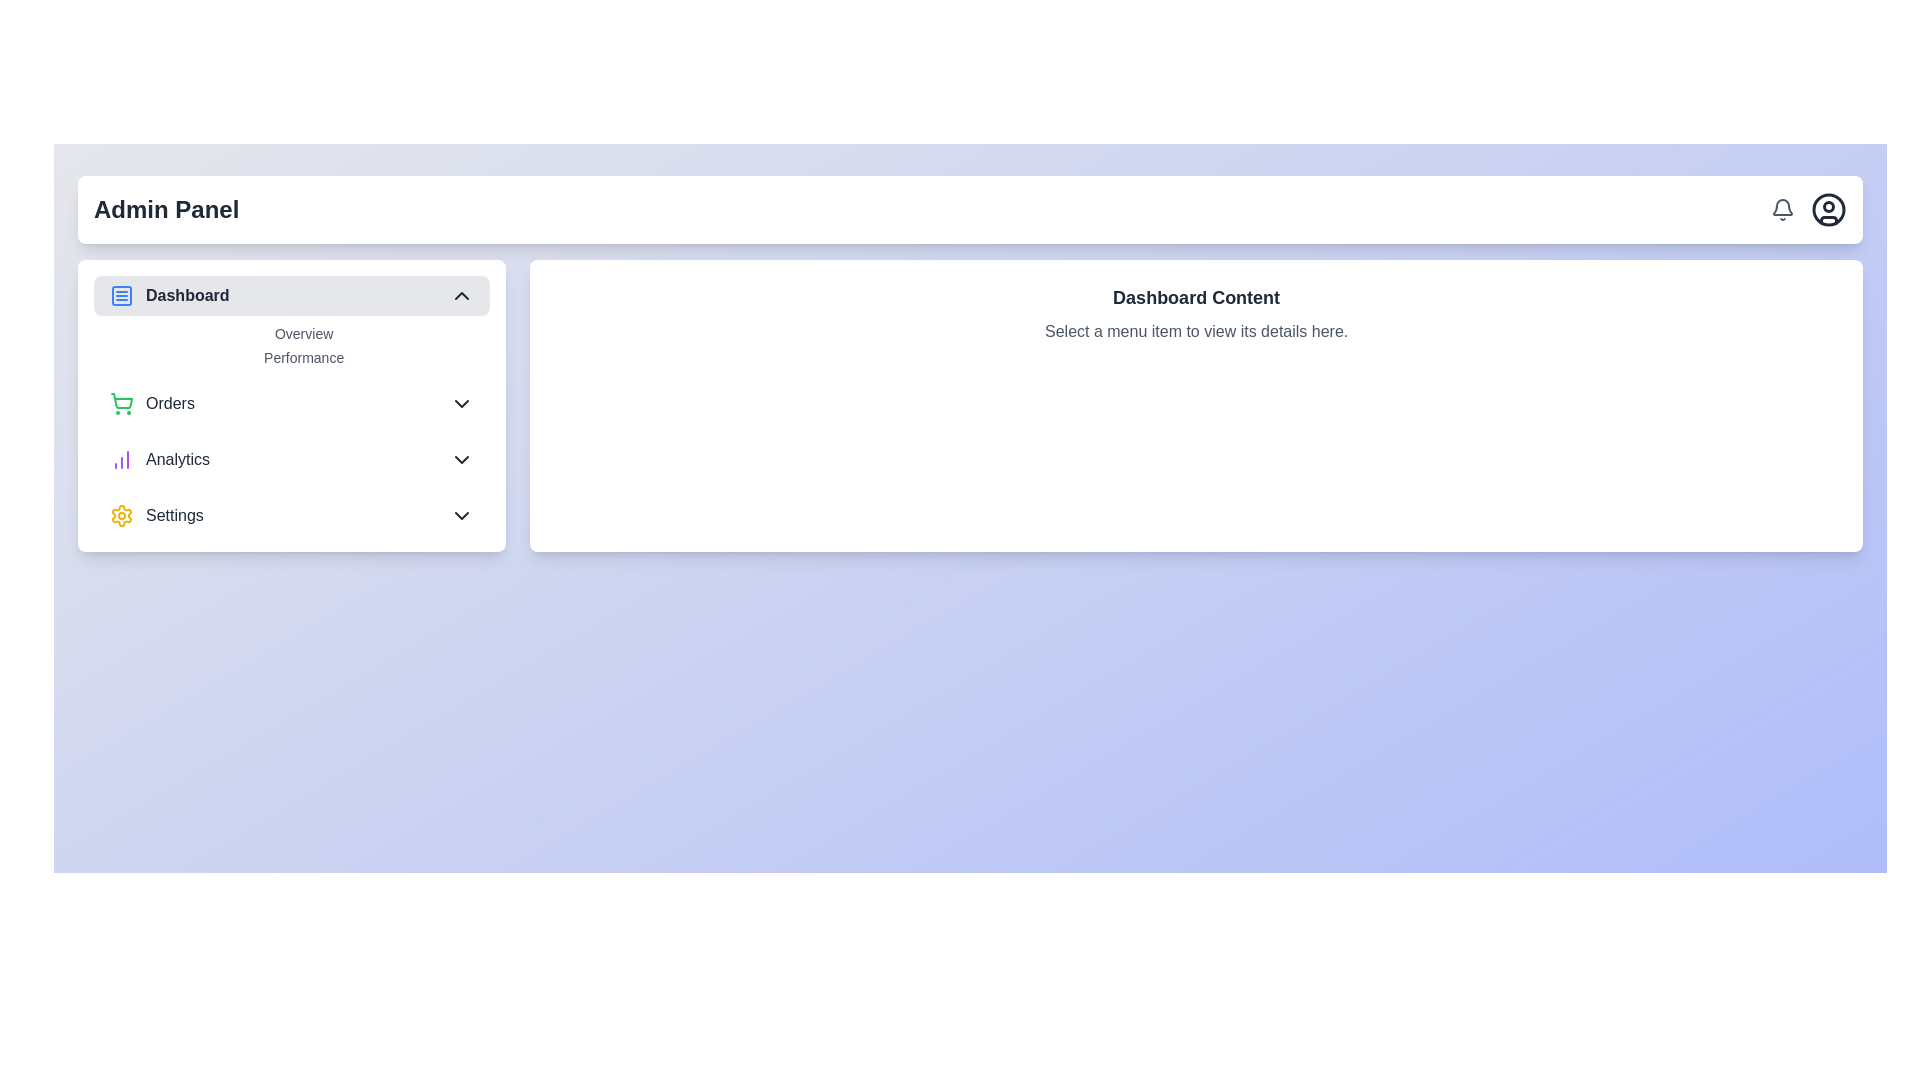 This screenshot has height=1080, width=1920. Describe the element at coordinates (1828, 207) in the screenshot. I see `the small circle icon located in the upper-right corner of the interface, which is part of a user profile or avatar graphic` at that location.